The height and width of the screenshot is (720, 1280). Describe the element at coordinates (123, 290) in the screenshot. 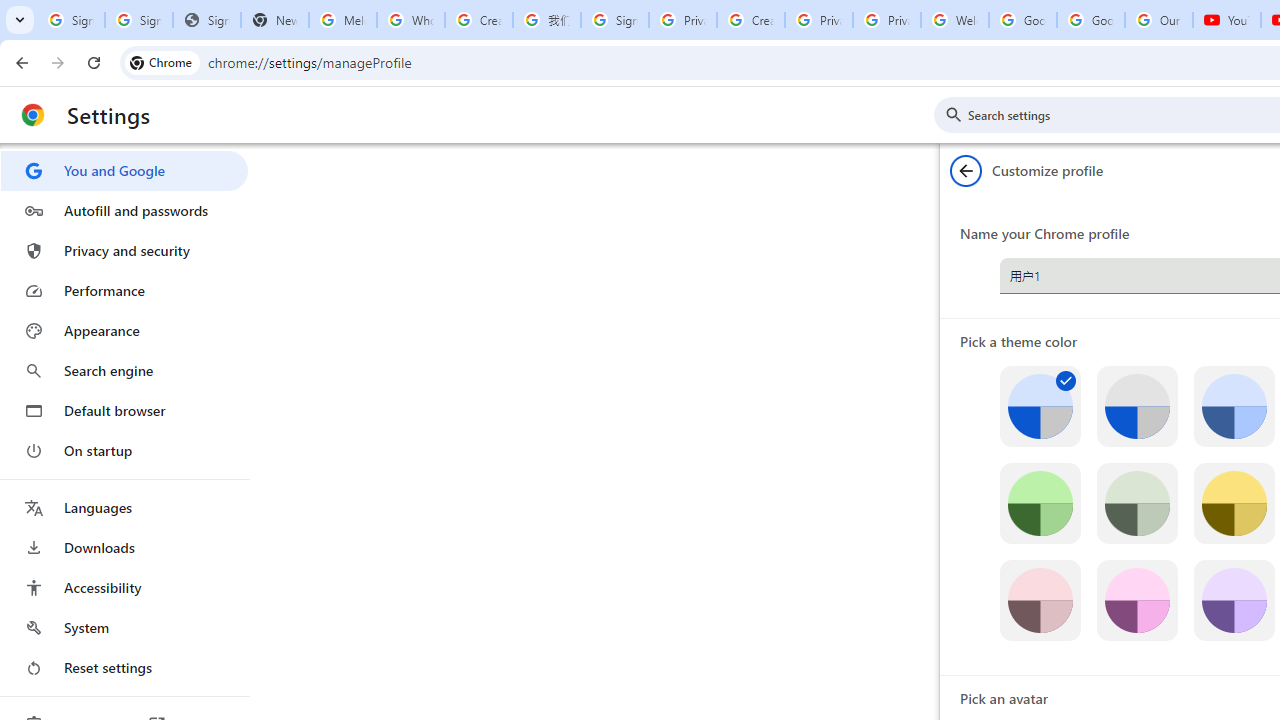

I see `'Performance'` at that location.